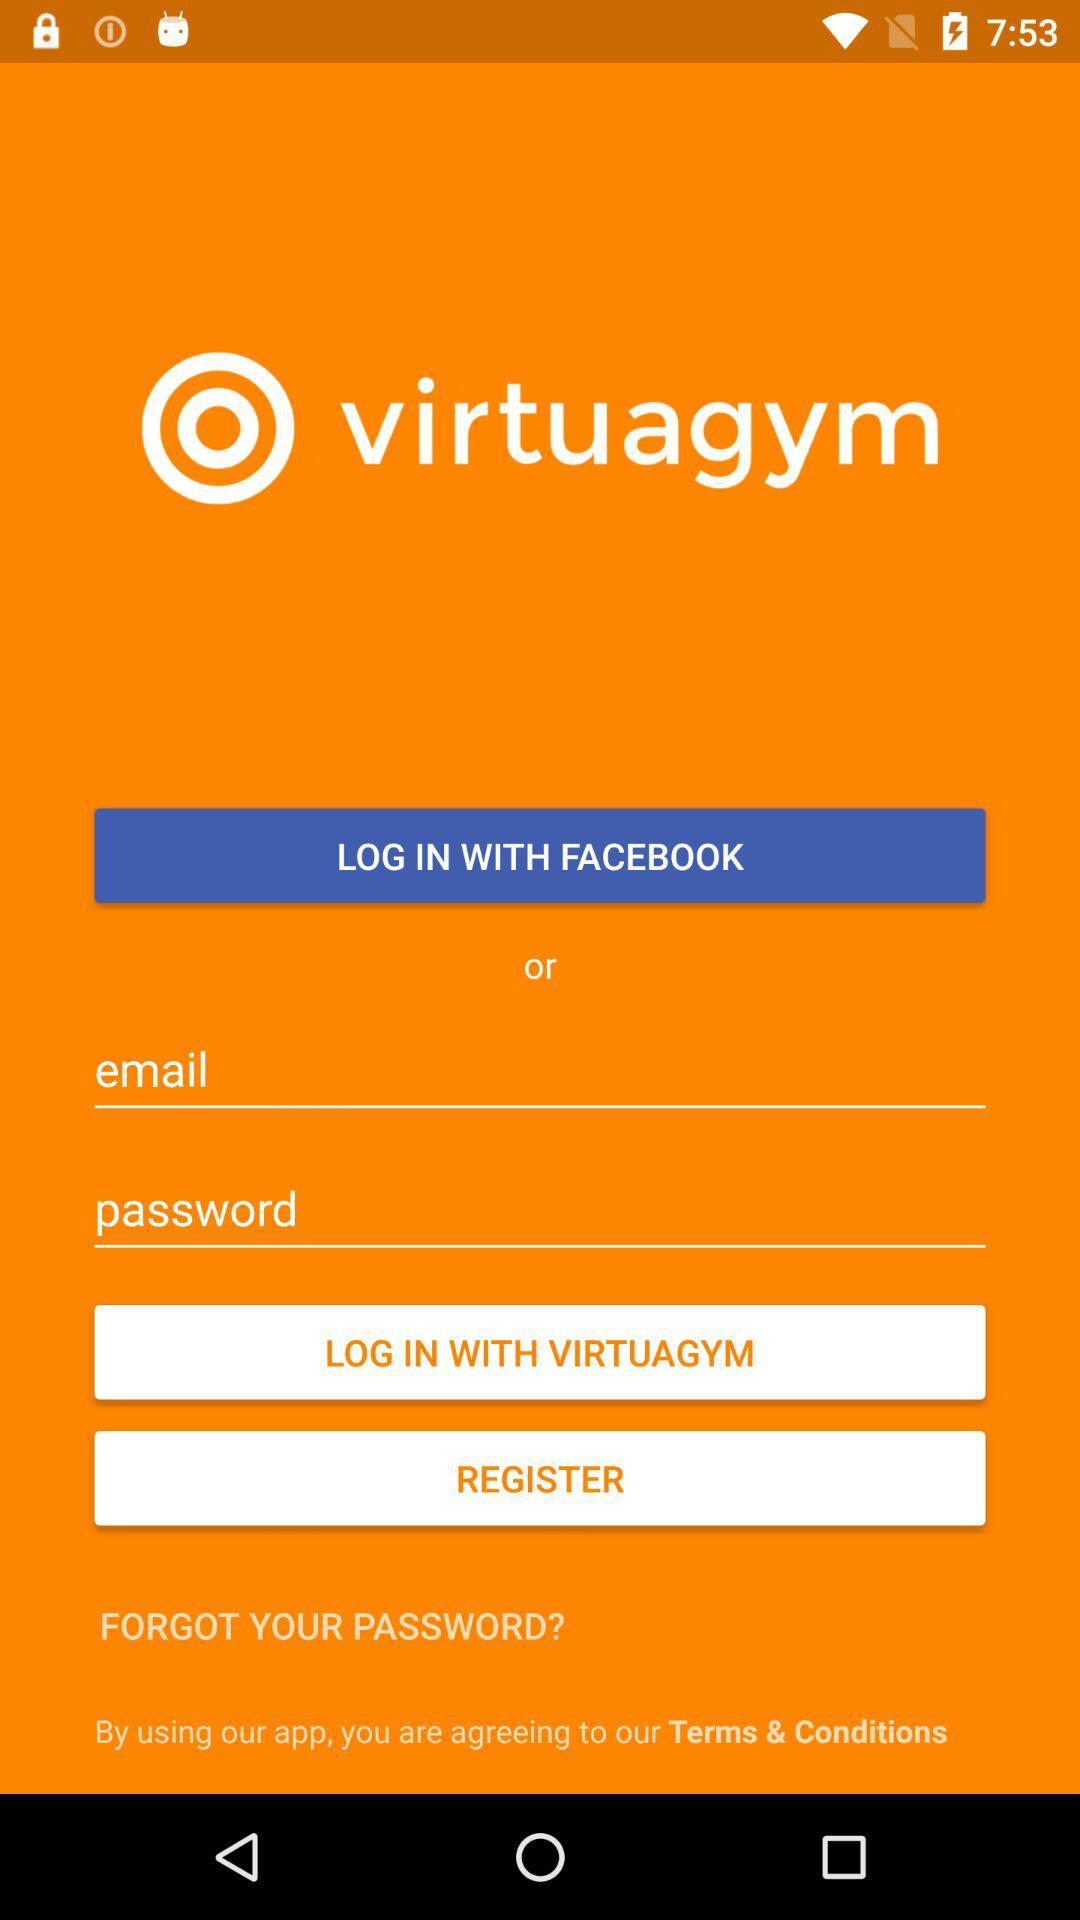 The height and width of the screenshot is (1920, 1080). I want to click on the icon above the forgot your password? item, so click(540, 1478).